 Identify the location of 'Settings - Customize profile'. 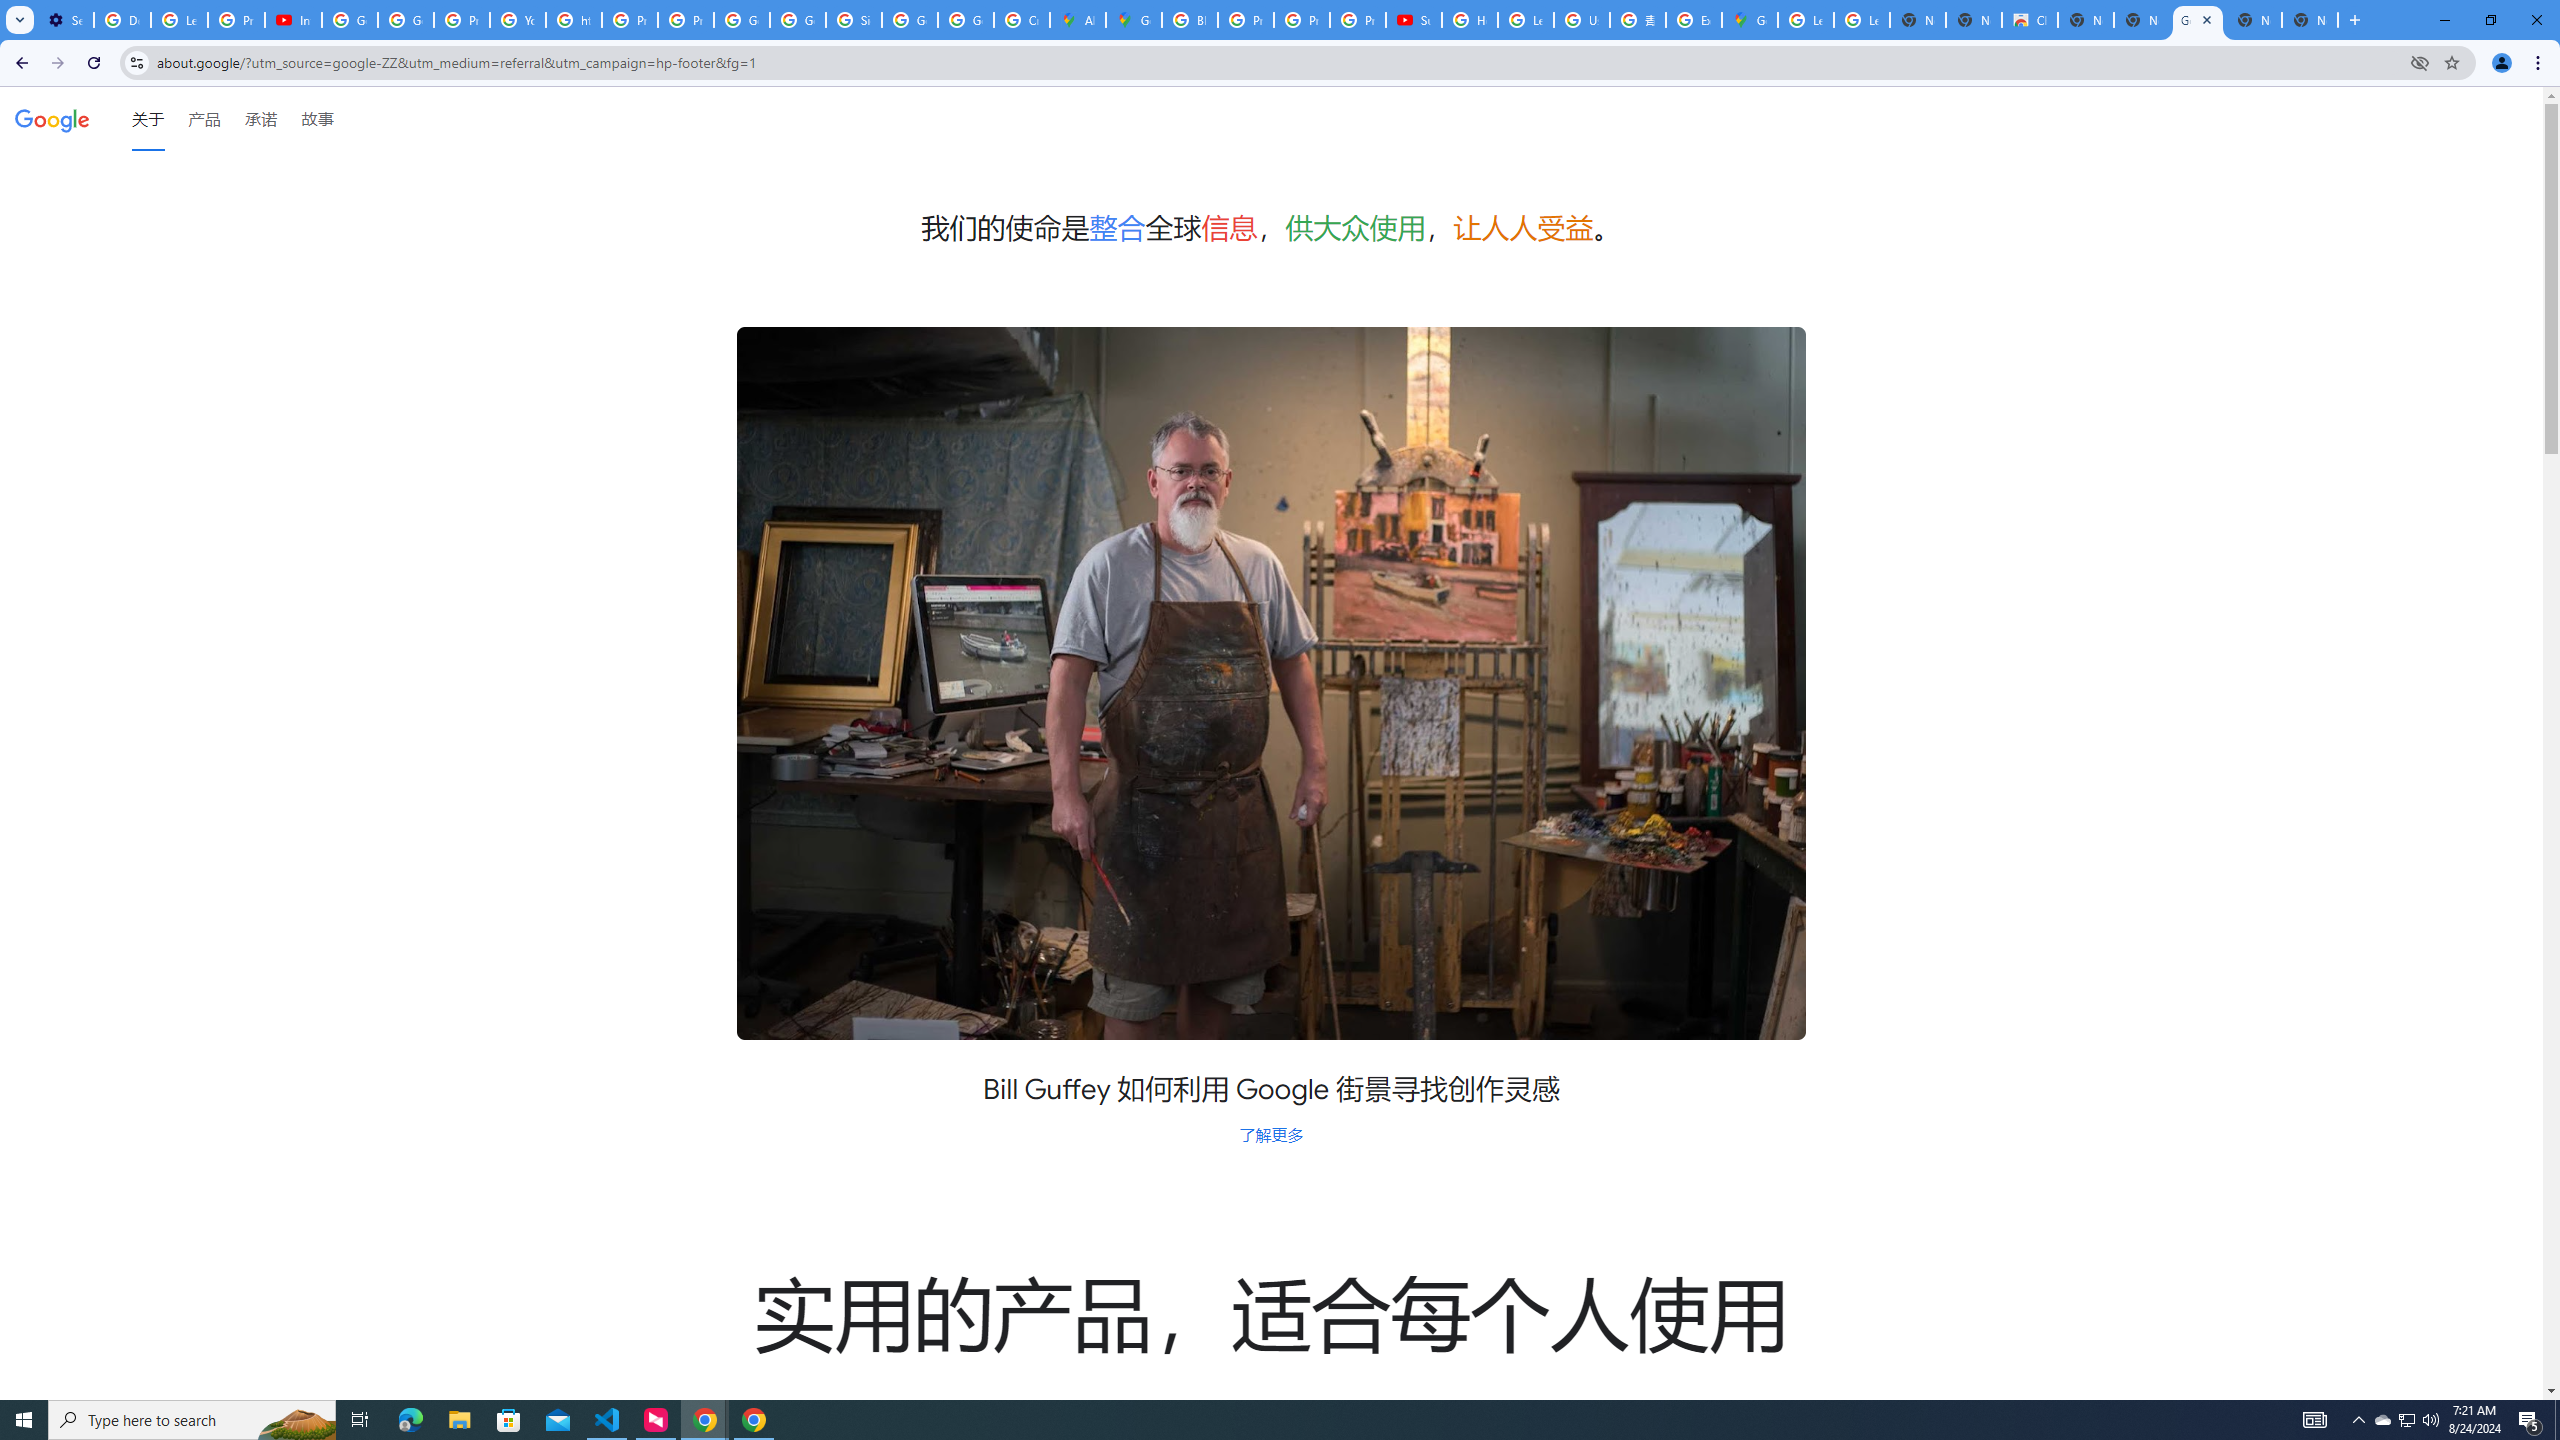
(65, 19).